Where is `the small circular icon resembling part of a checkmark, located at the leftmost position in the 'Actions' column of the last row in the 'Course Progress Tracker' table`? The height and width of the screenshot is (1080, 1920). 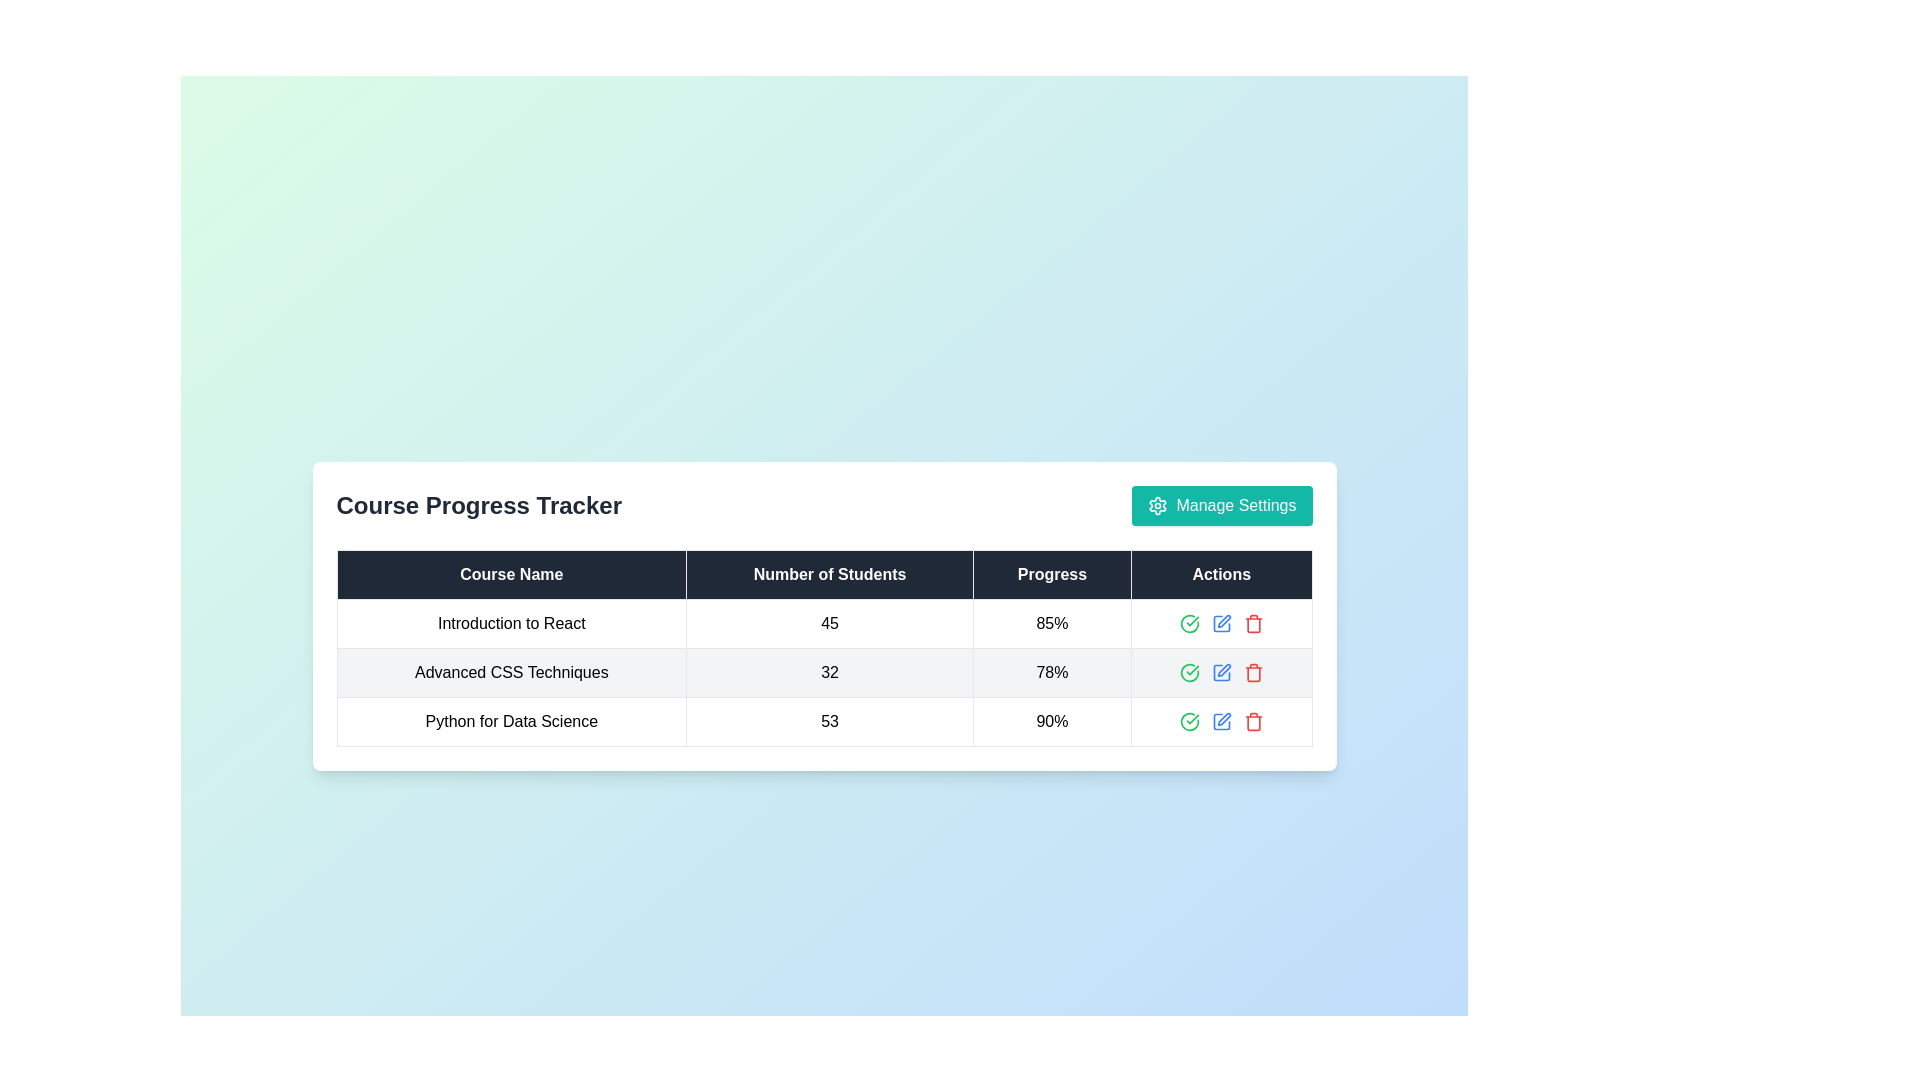 the small circular icon resembling part of a checkmark, located at the leftmost position in the 'Actions' column of the last row in the 'Course Progress Tracker' table is located at coordinates (1189, 721).